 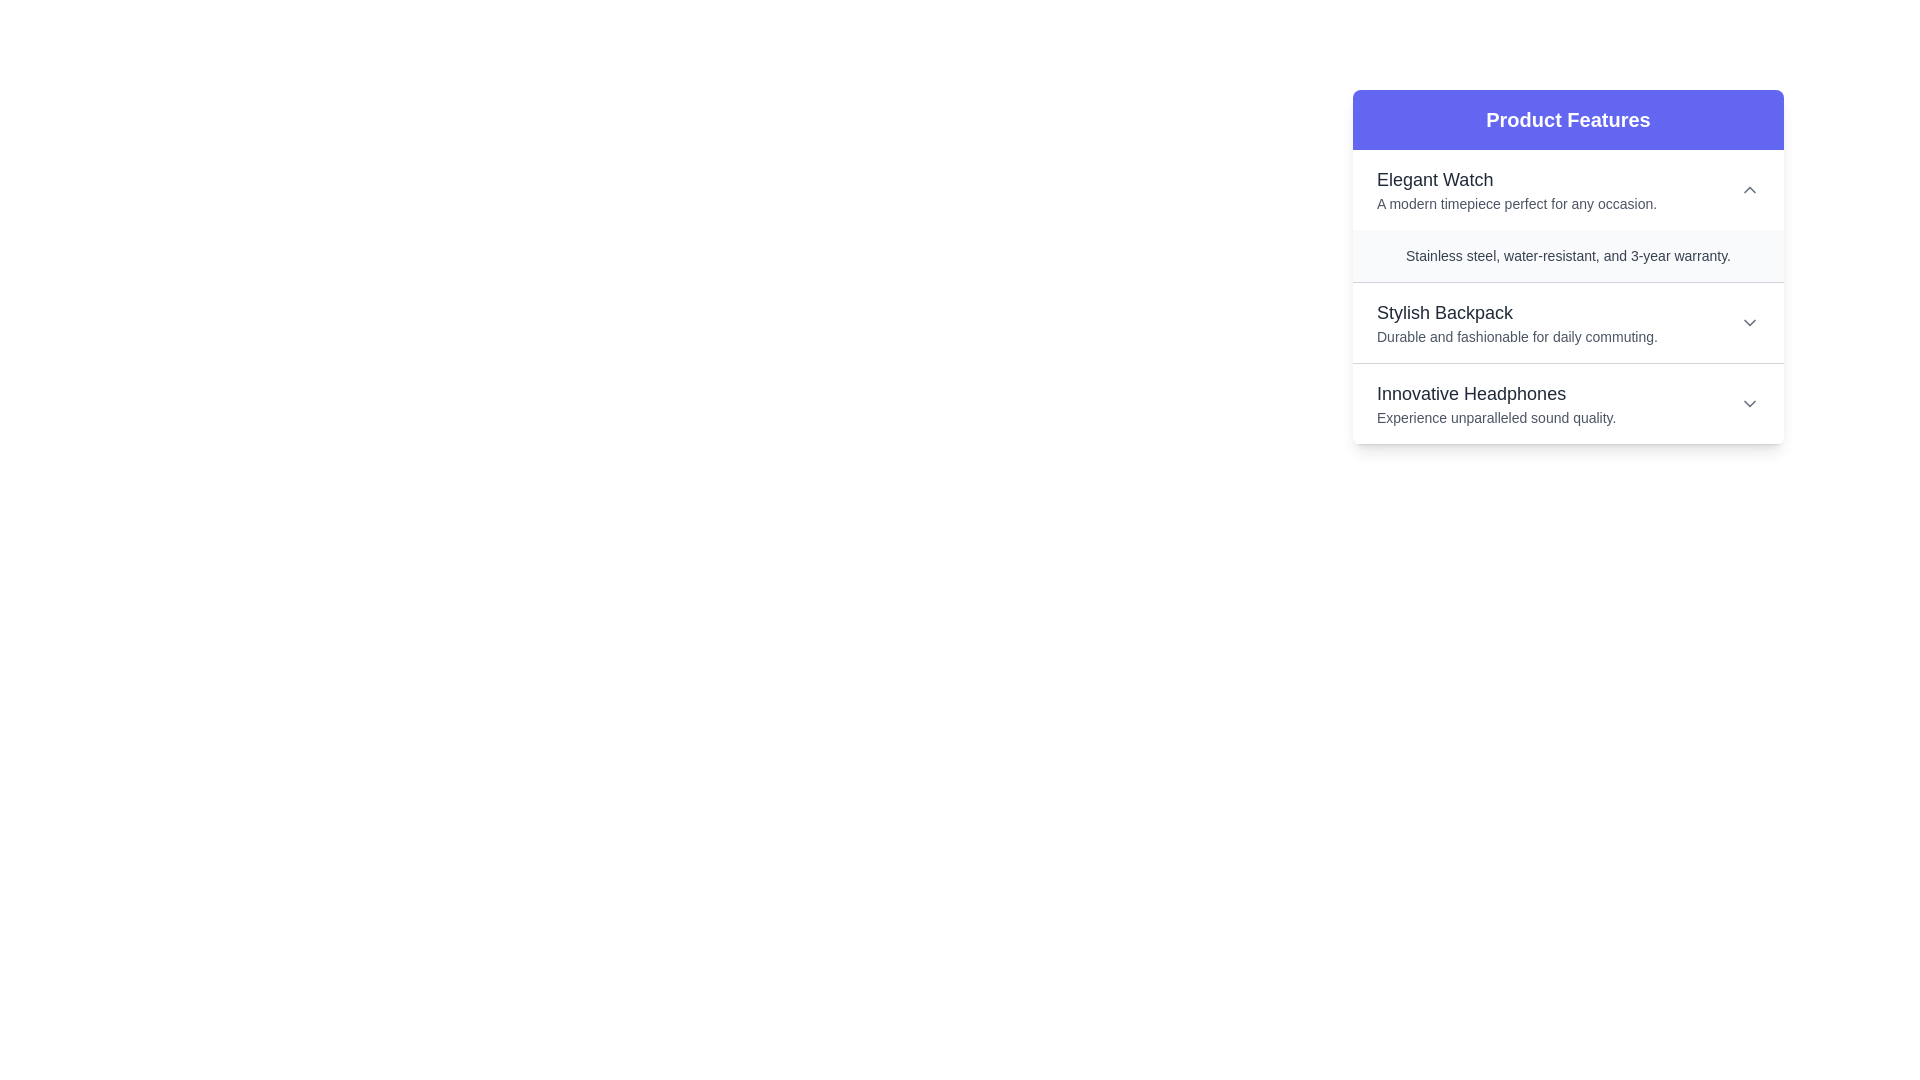 What do you see at coordinates (1749, 322) in the screenshot?
I see `the downward-pointing chevron icon styled in gray, located to the far-right of the text 'Stylish Backpack'` at bounding box center [1749, 322].